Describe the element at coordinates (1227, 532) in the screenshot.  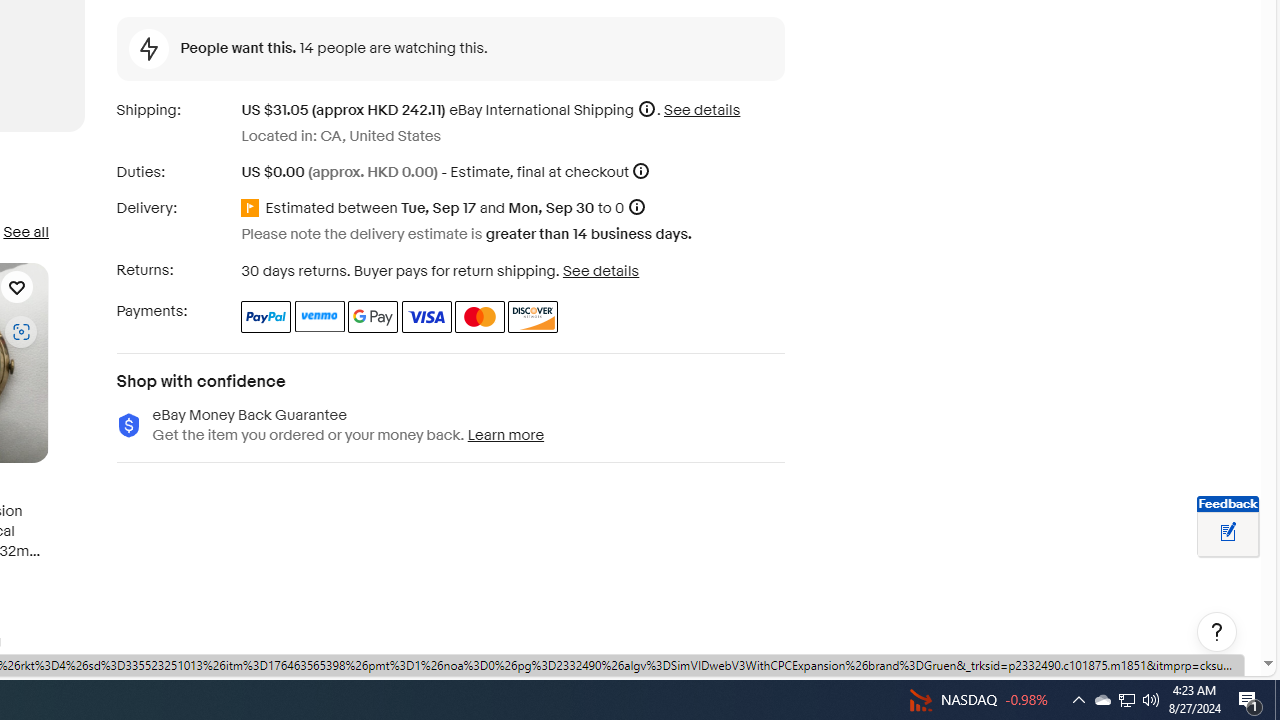
I see `'Leave feedback about your eBay ViewItem experience'` at that location.